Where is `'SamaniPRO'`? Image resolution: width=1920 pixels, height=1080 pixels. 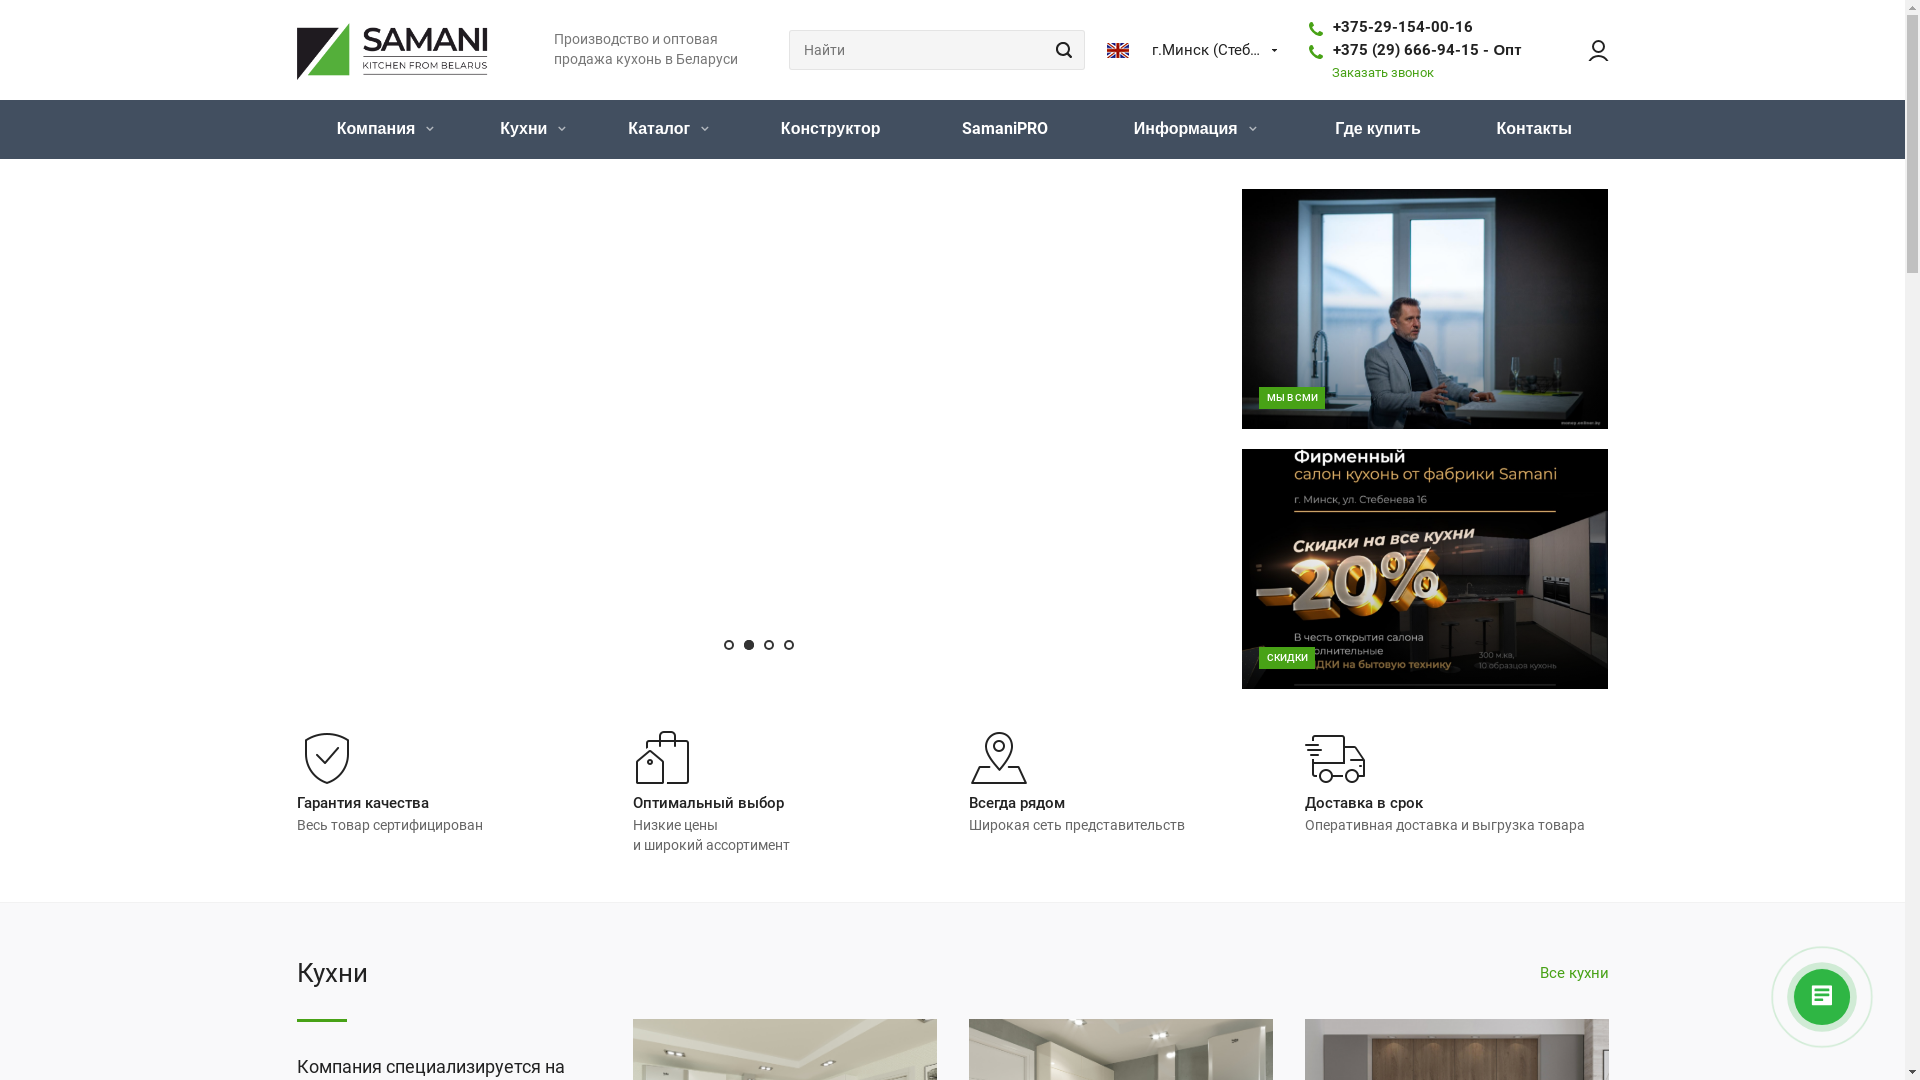
'SamaniPRO' is located at coordinates (1004, 129).